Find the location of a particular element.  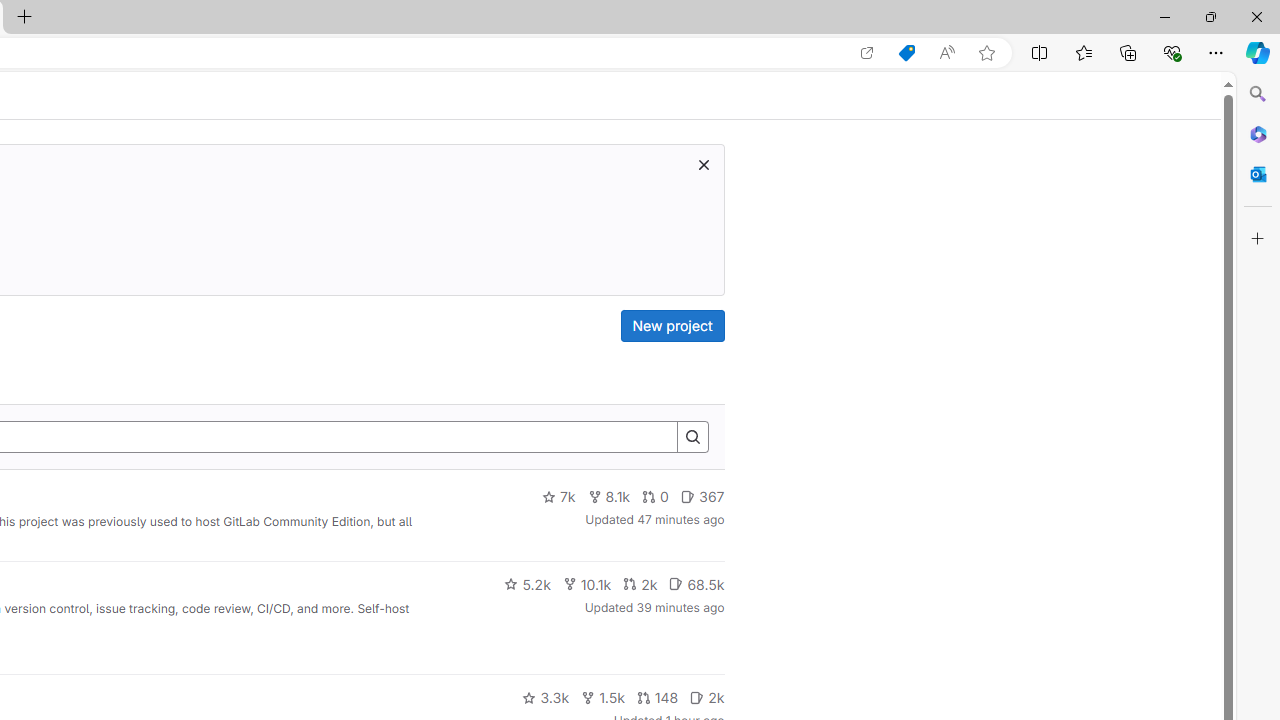

'3.3k' is located at coordinates (545, 697).